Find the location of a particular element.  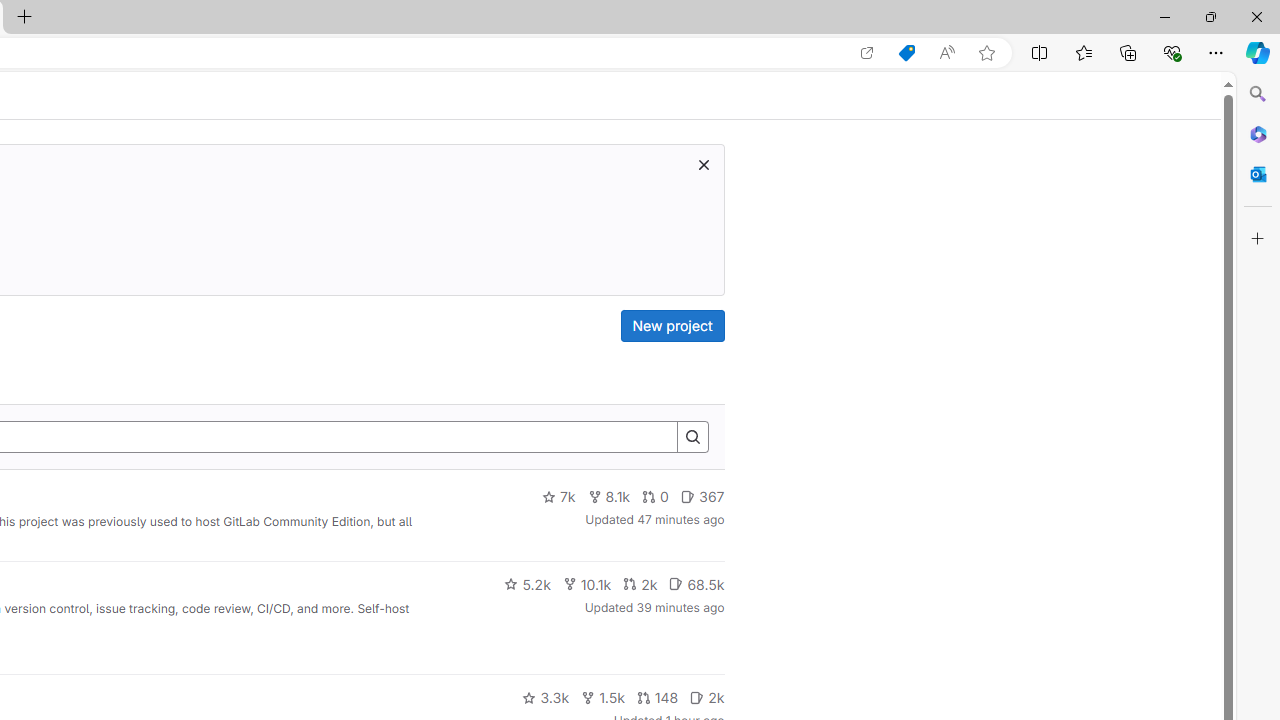

'3.3k' is located at coordinates (545, 697).